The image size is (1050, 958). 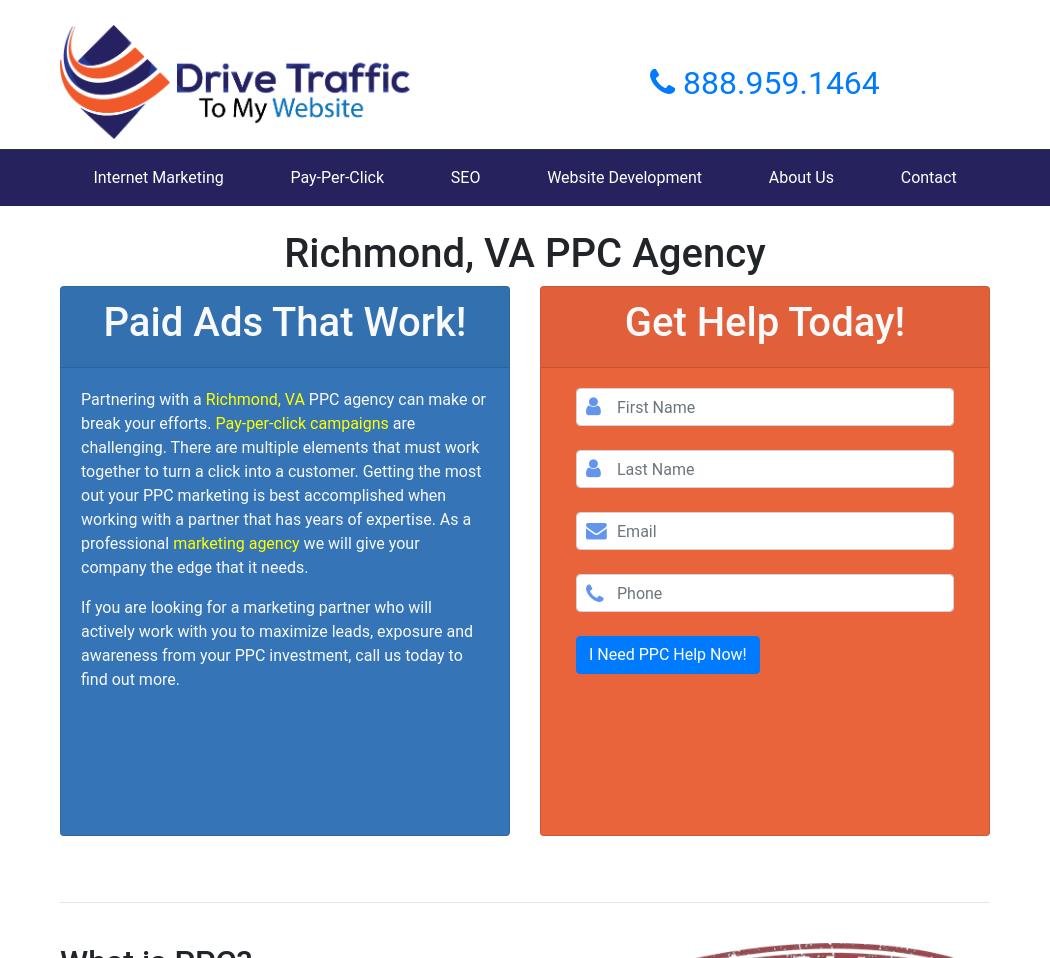 I want to click on 'Contact', so click(x=927, y=176).